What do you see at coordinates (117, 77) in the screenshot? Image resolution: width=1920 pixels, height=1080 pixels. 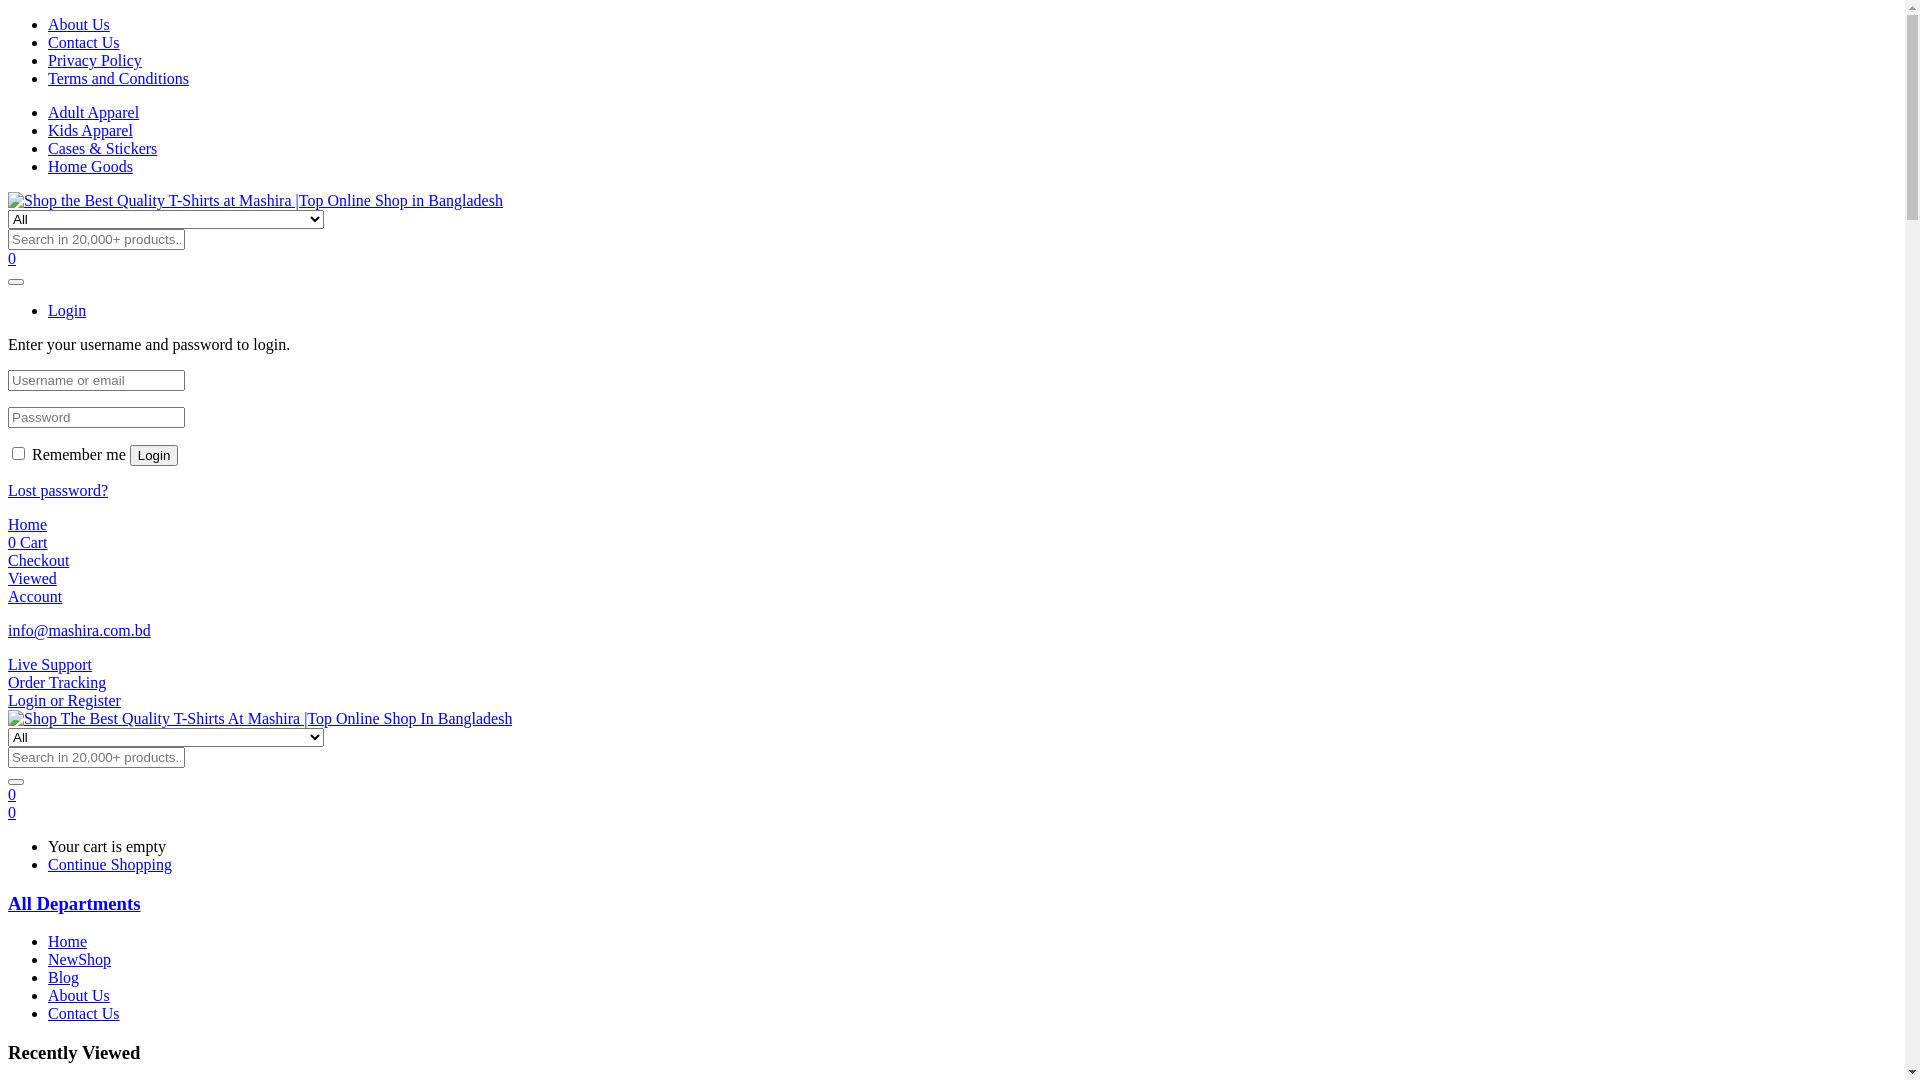 I see `'Terms and Conditions'` at bounding box center [117, 77].